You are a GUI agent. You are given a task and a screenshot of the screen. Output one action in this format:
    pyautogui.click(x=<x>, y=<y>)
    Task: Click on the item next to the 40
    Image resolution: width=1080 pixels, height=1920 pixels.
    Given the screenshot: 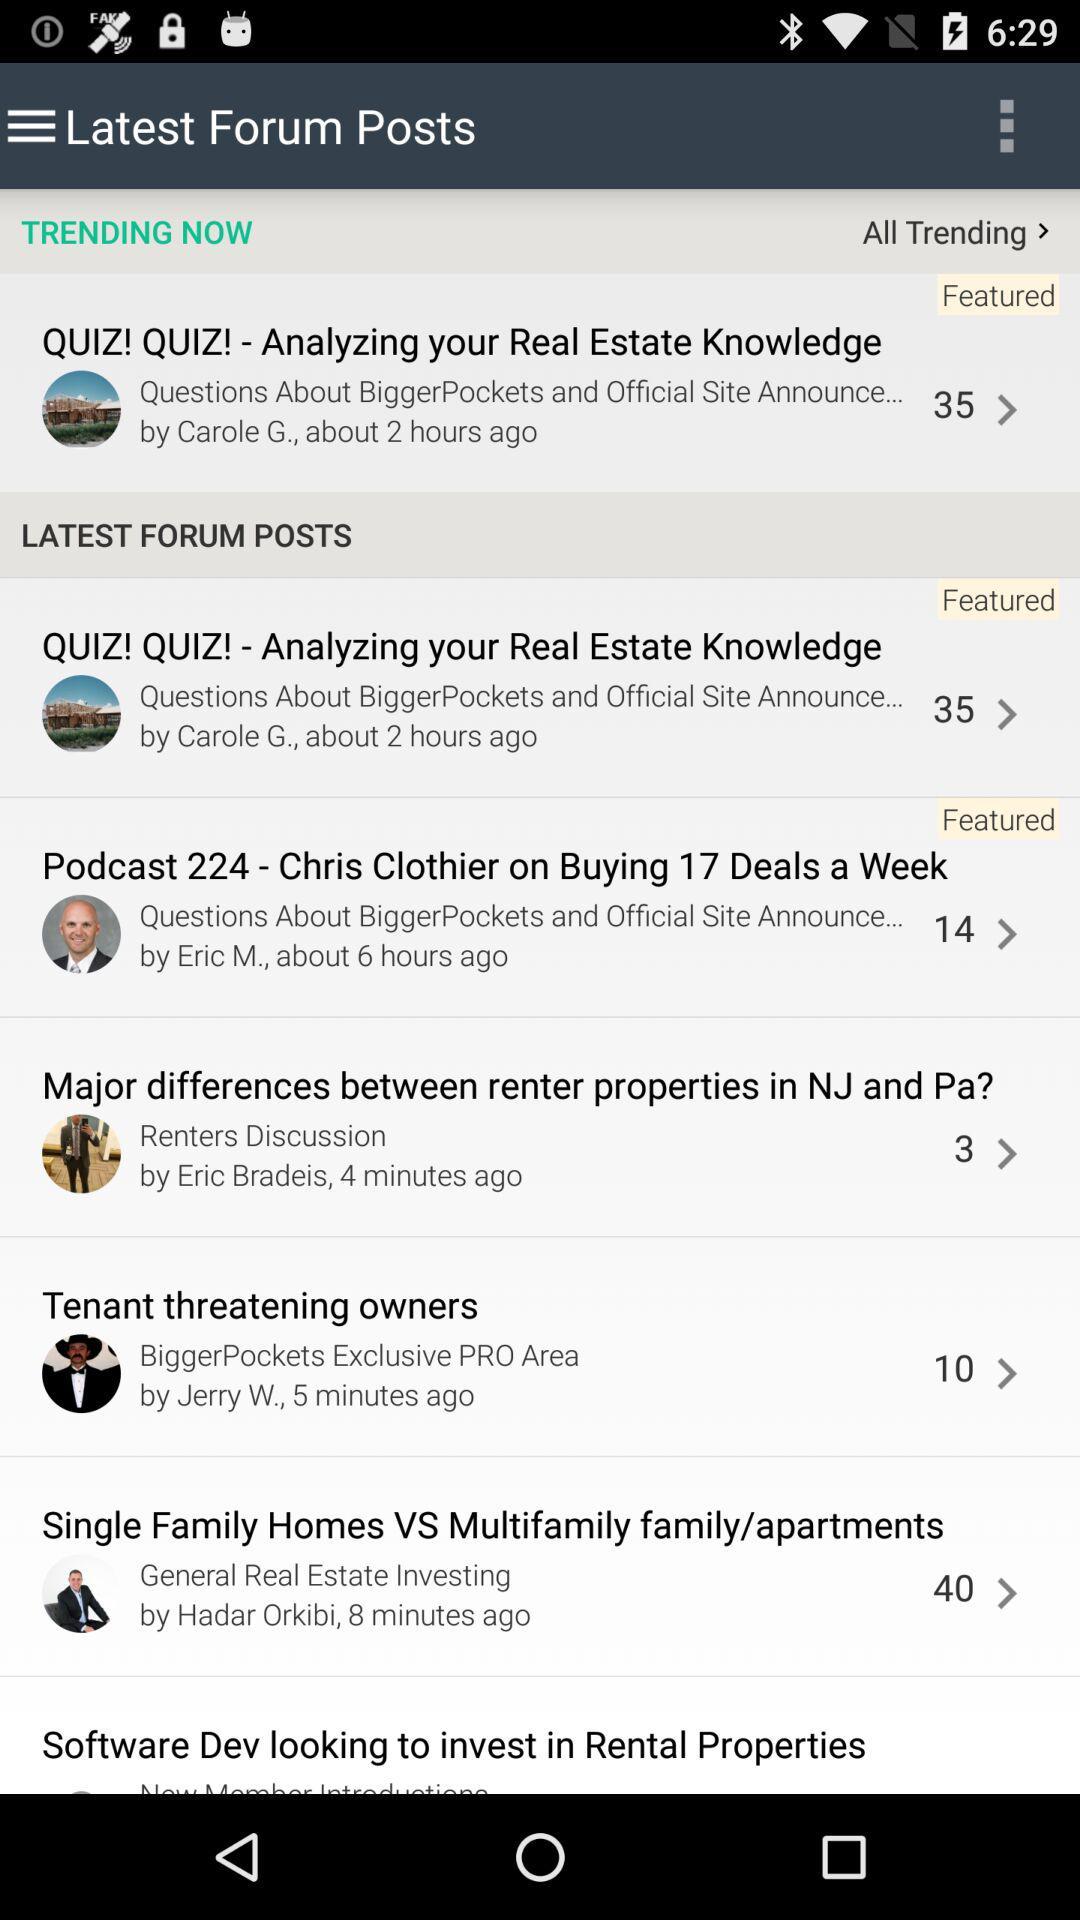 What is the action you would take?
    pyautogui.click(x=530, y=1613)
    